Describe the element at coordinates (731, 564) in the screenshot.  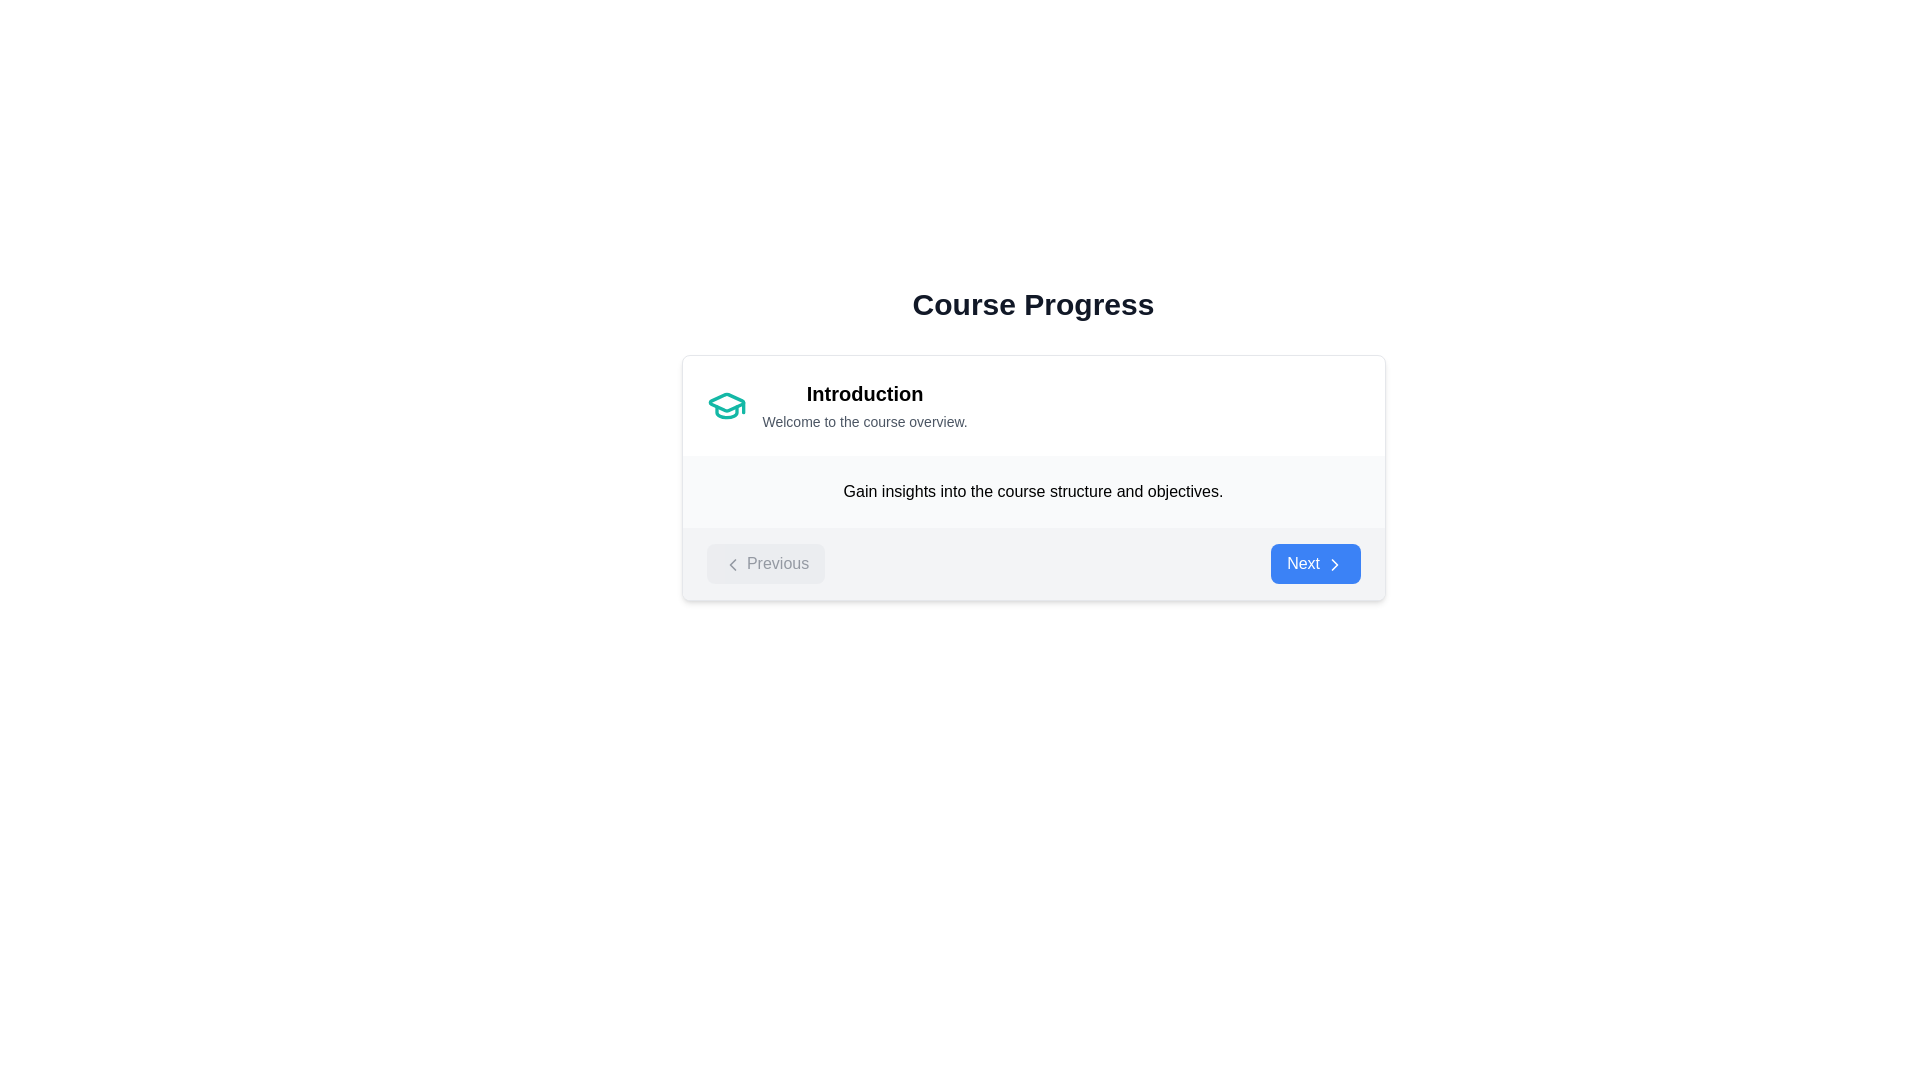
I see `the left arrow icon within the 'Previous' button, which is centrally aligned with the button's height and positioned to the left of the text 'Previous'` at that location.